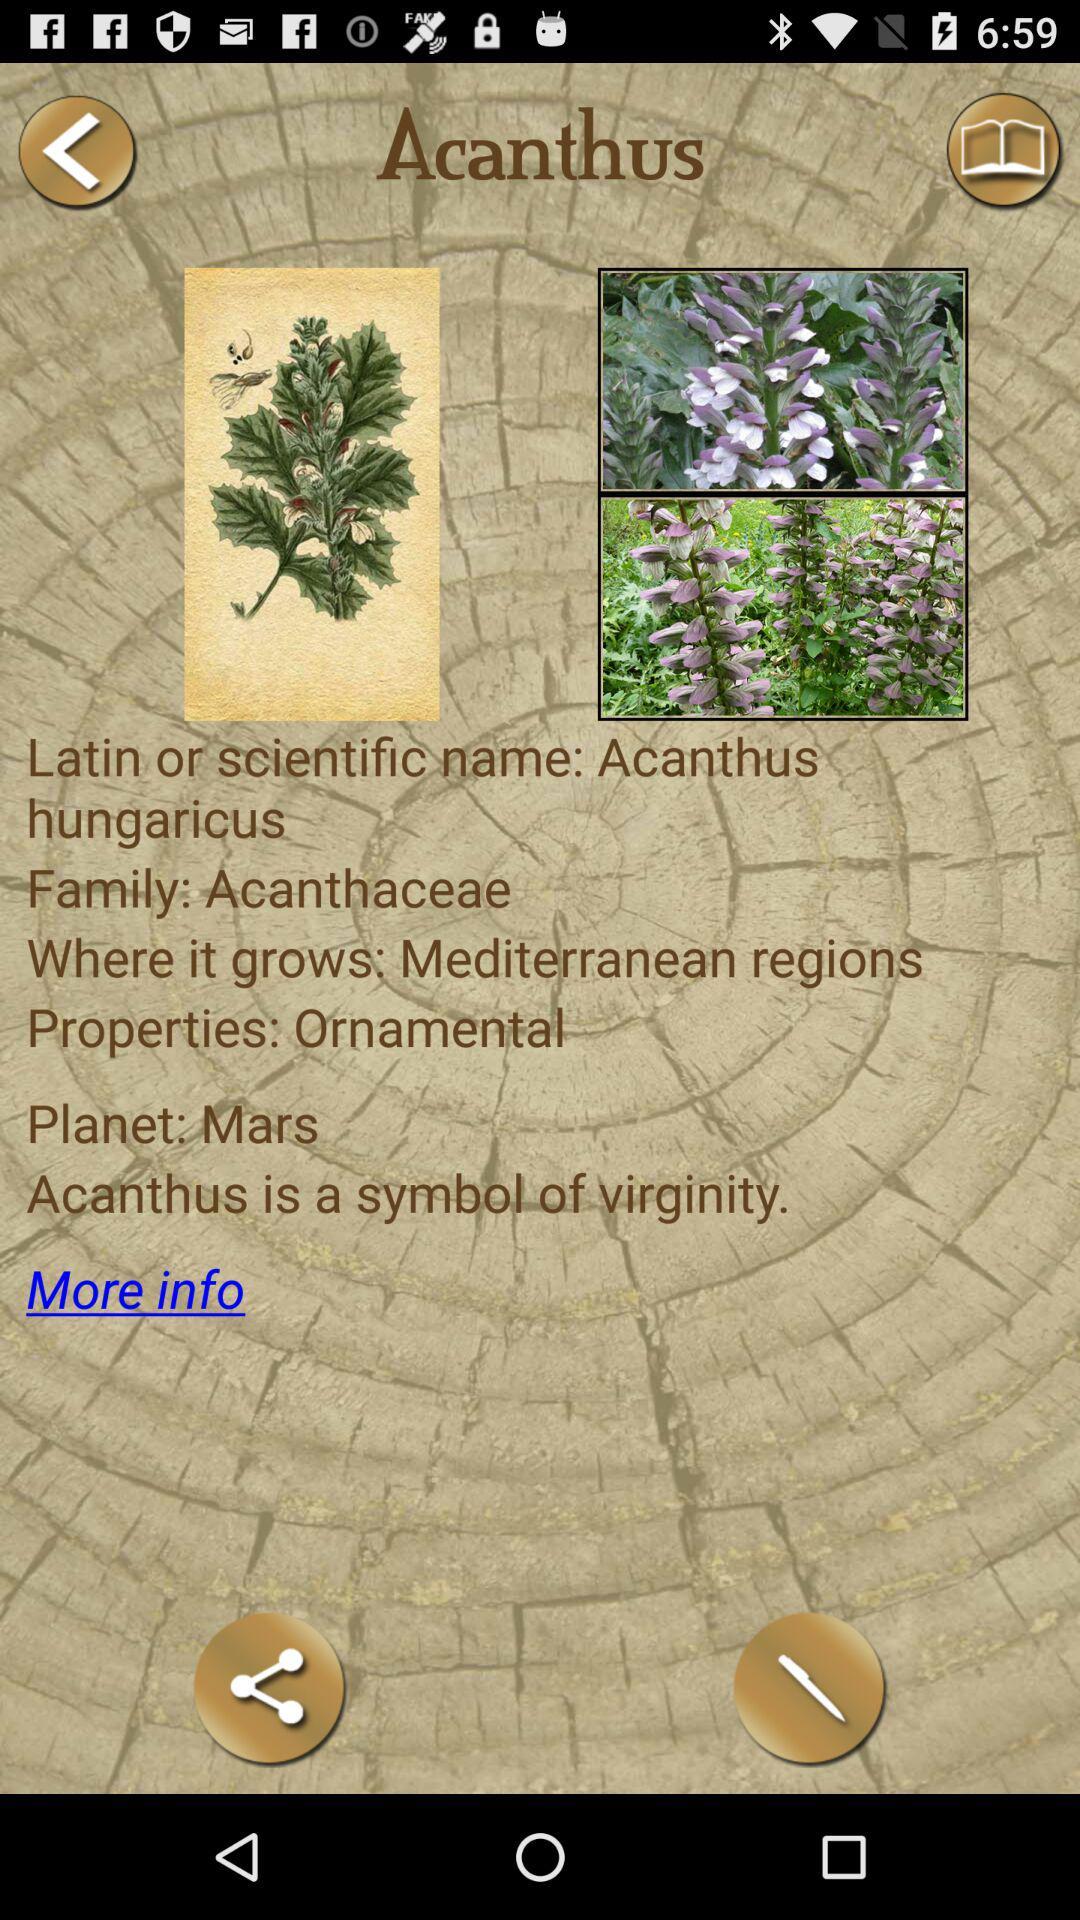  What do you see at coordinates (810, 1688) in the screenshot?
I see `personal notes for this plant` at bounding box center [810, 1688].